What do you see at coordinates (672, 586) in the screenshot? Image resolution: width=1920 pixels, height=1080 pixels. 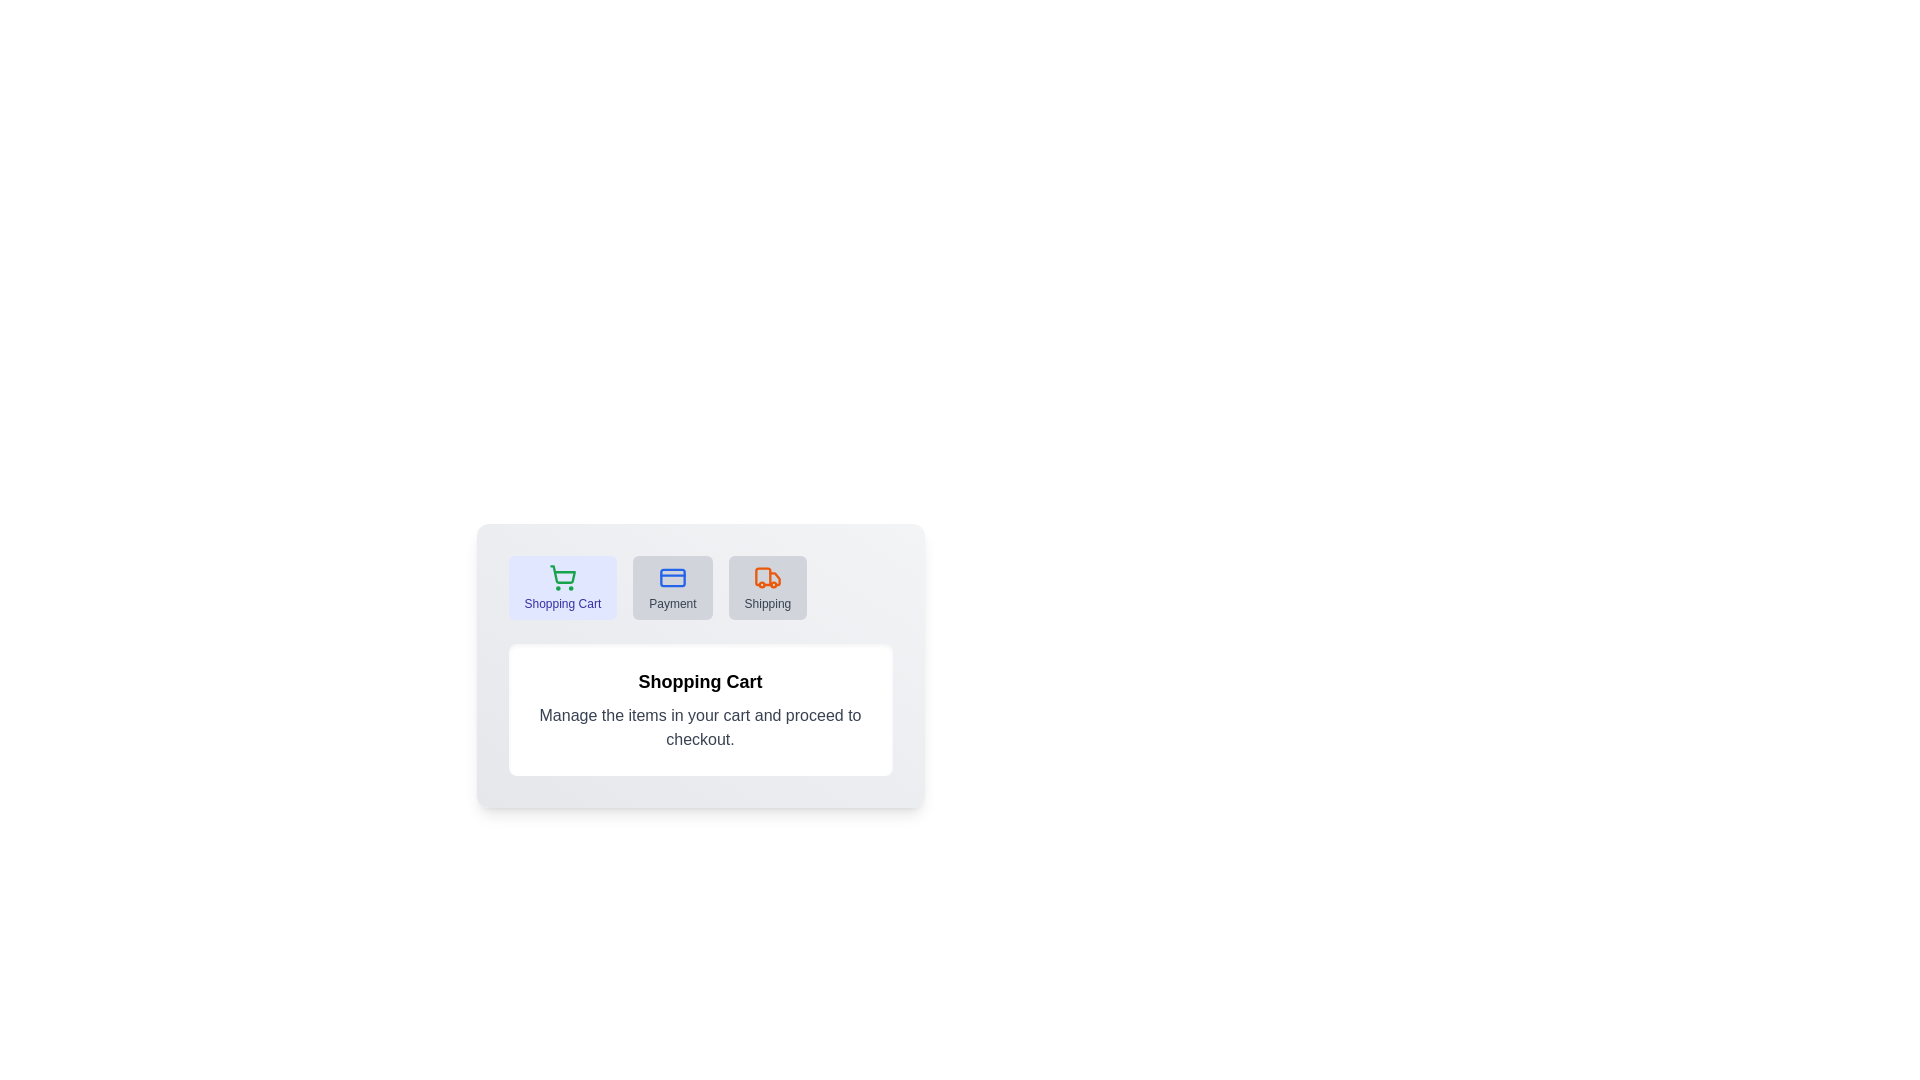 I see `the tab labeled Payment to switch to it` at bounding box center [672, 586].